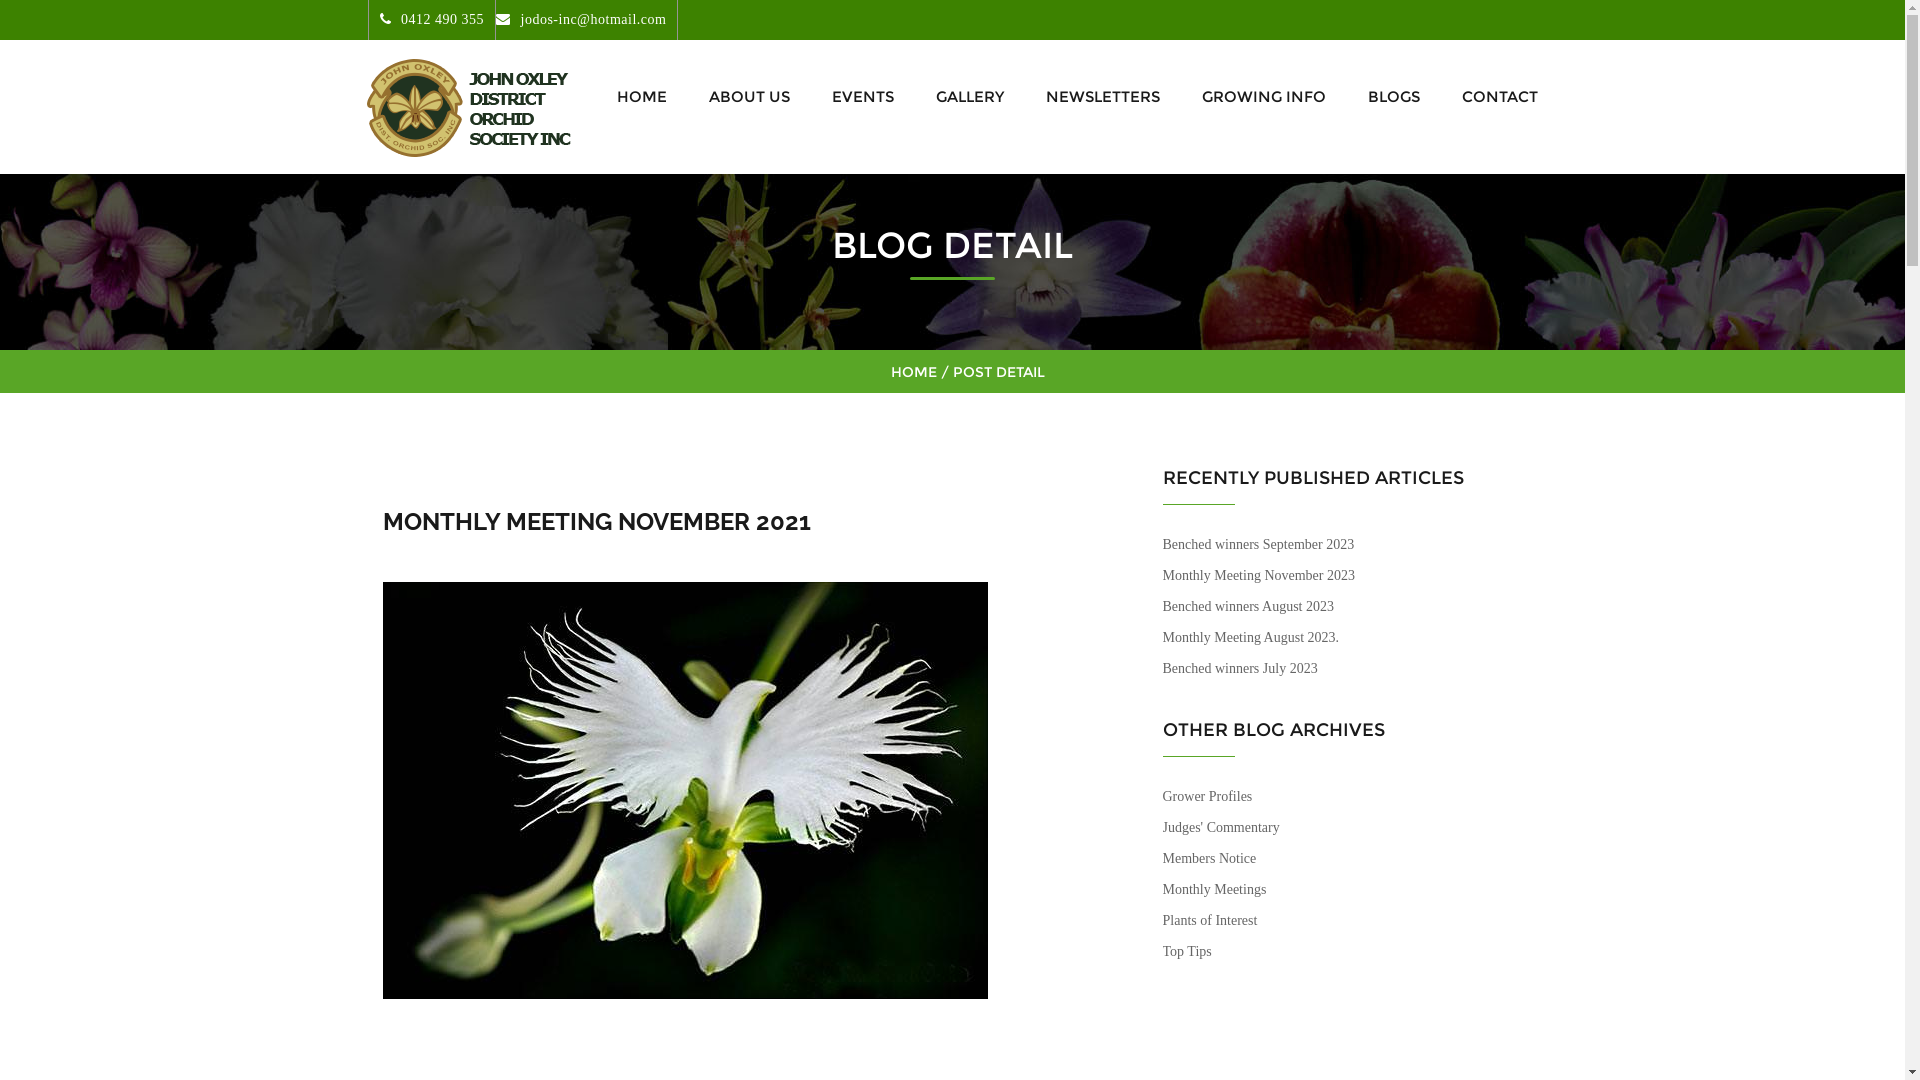  I want to click on 'Benched winners September 2023', so click(1256, 544).